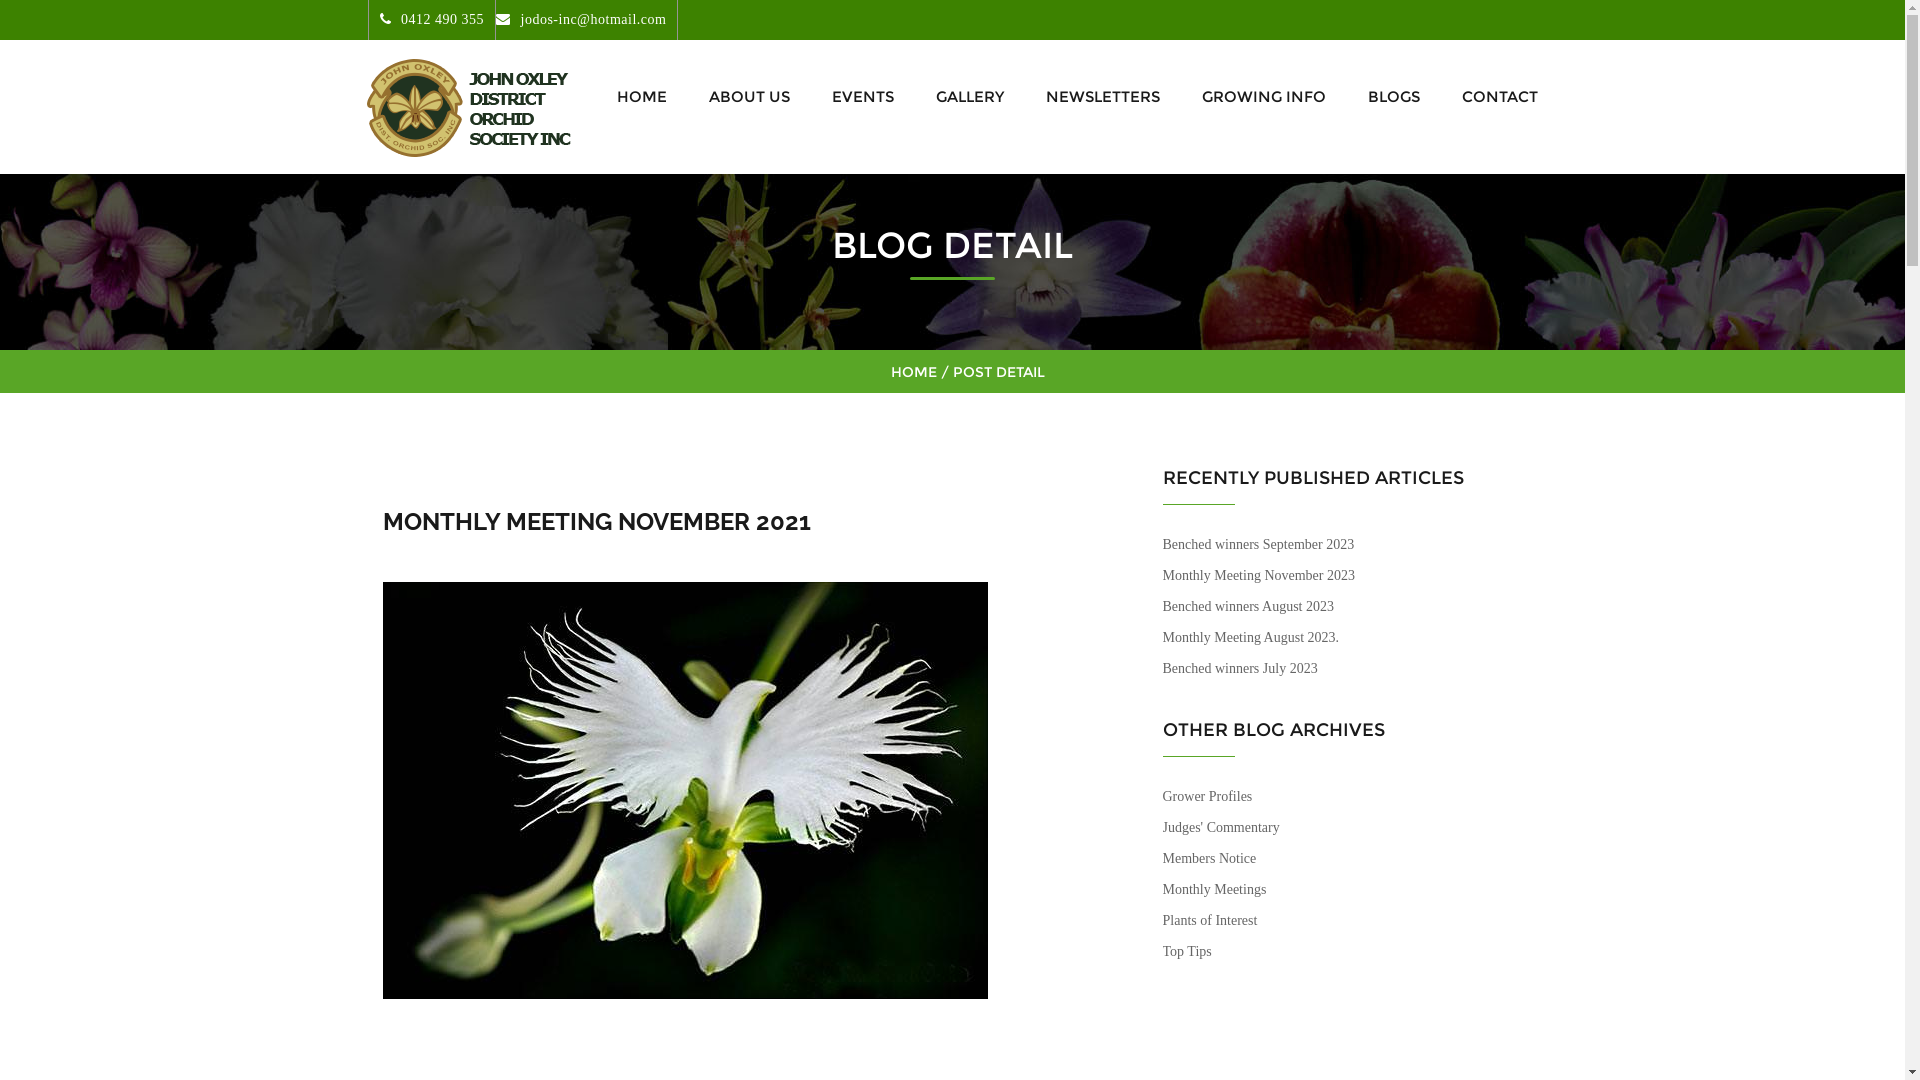  I want to click on 'Benched winners September 2023', so click(1256, 544).